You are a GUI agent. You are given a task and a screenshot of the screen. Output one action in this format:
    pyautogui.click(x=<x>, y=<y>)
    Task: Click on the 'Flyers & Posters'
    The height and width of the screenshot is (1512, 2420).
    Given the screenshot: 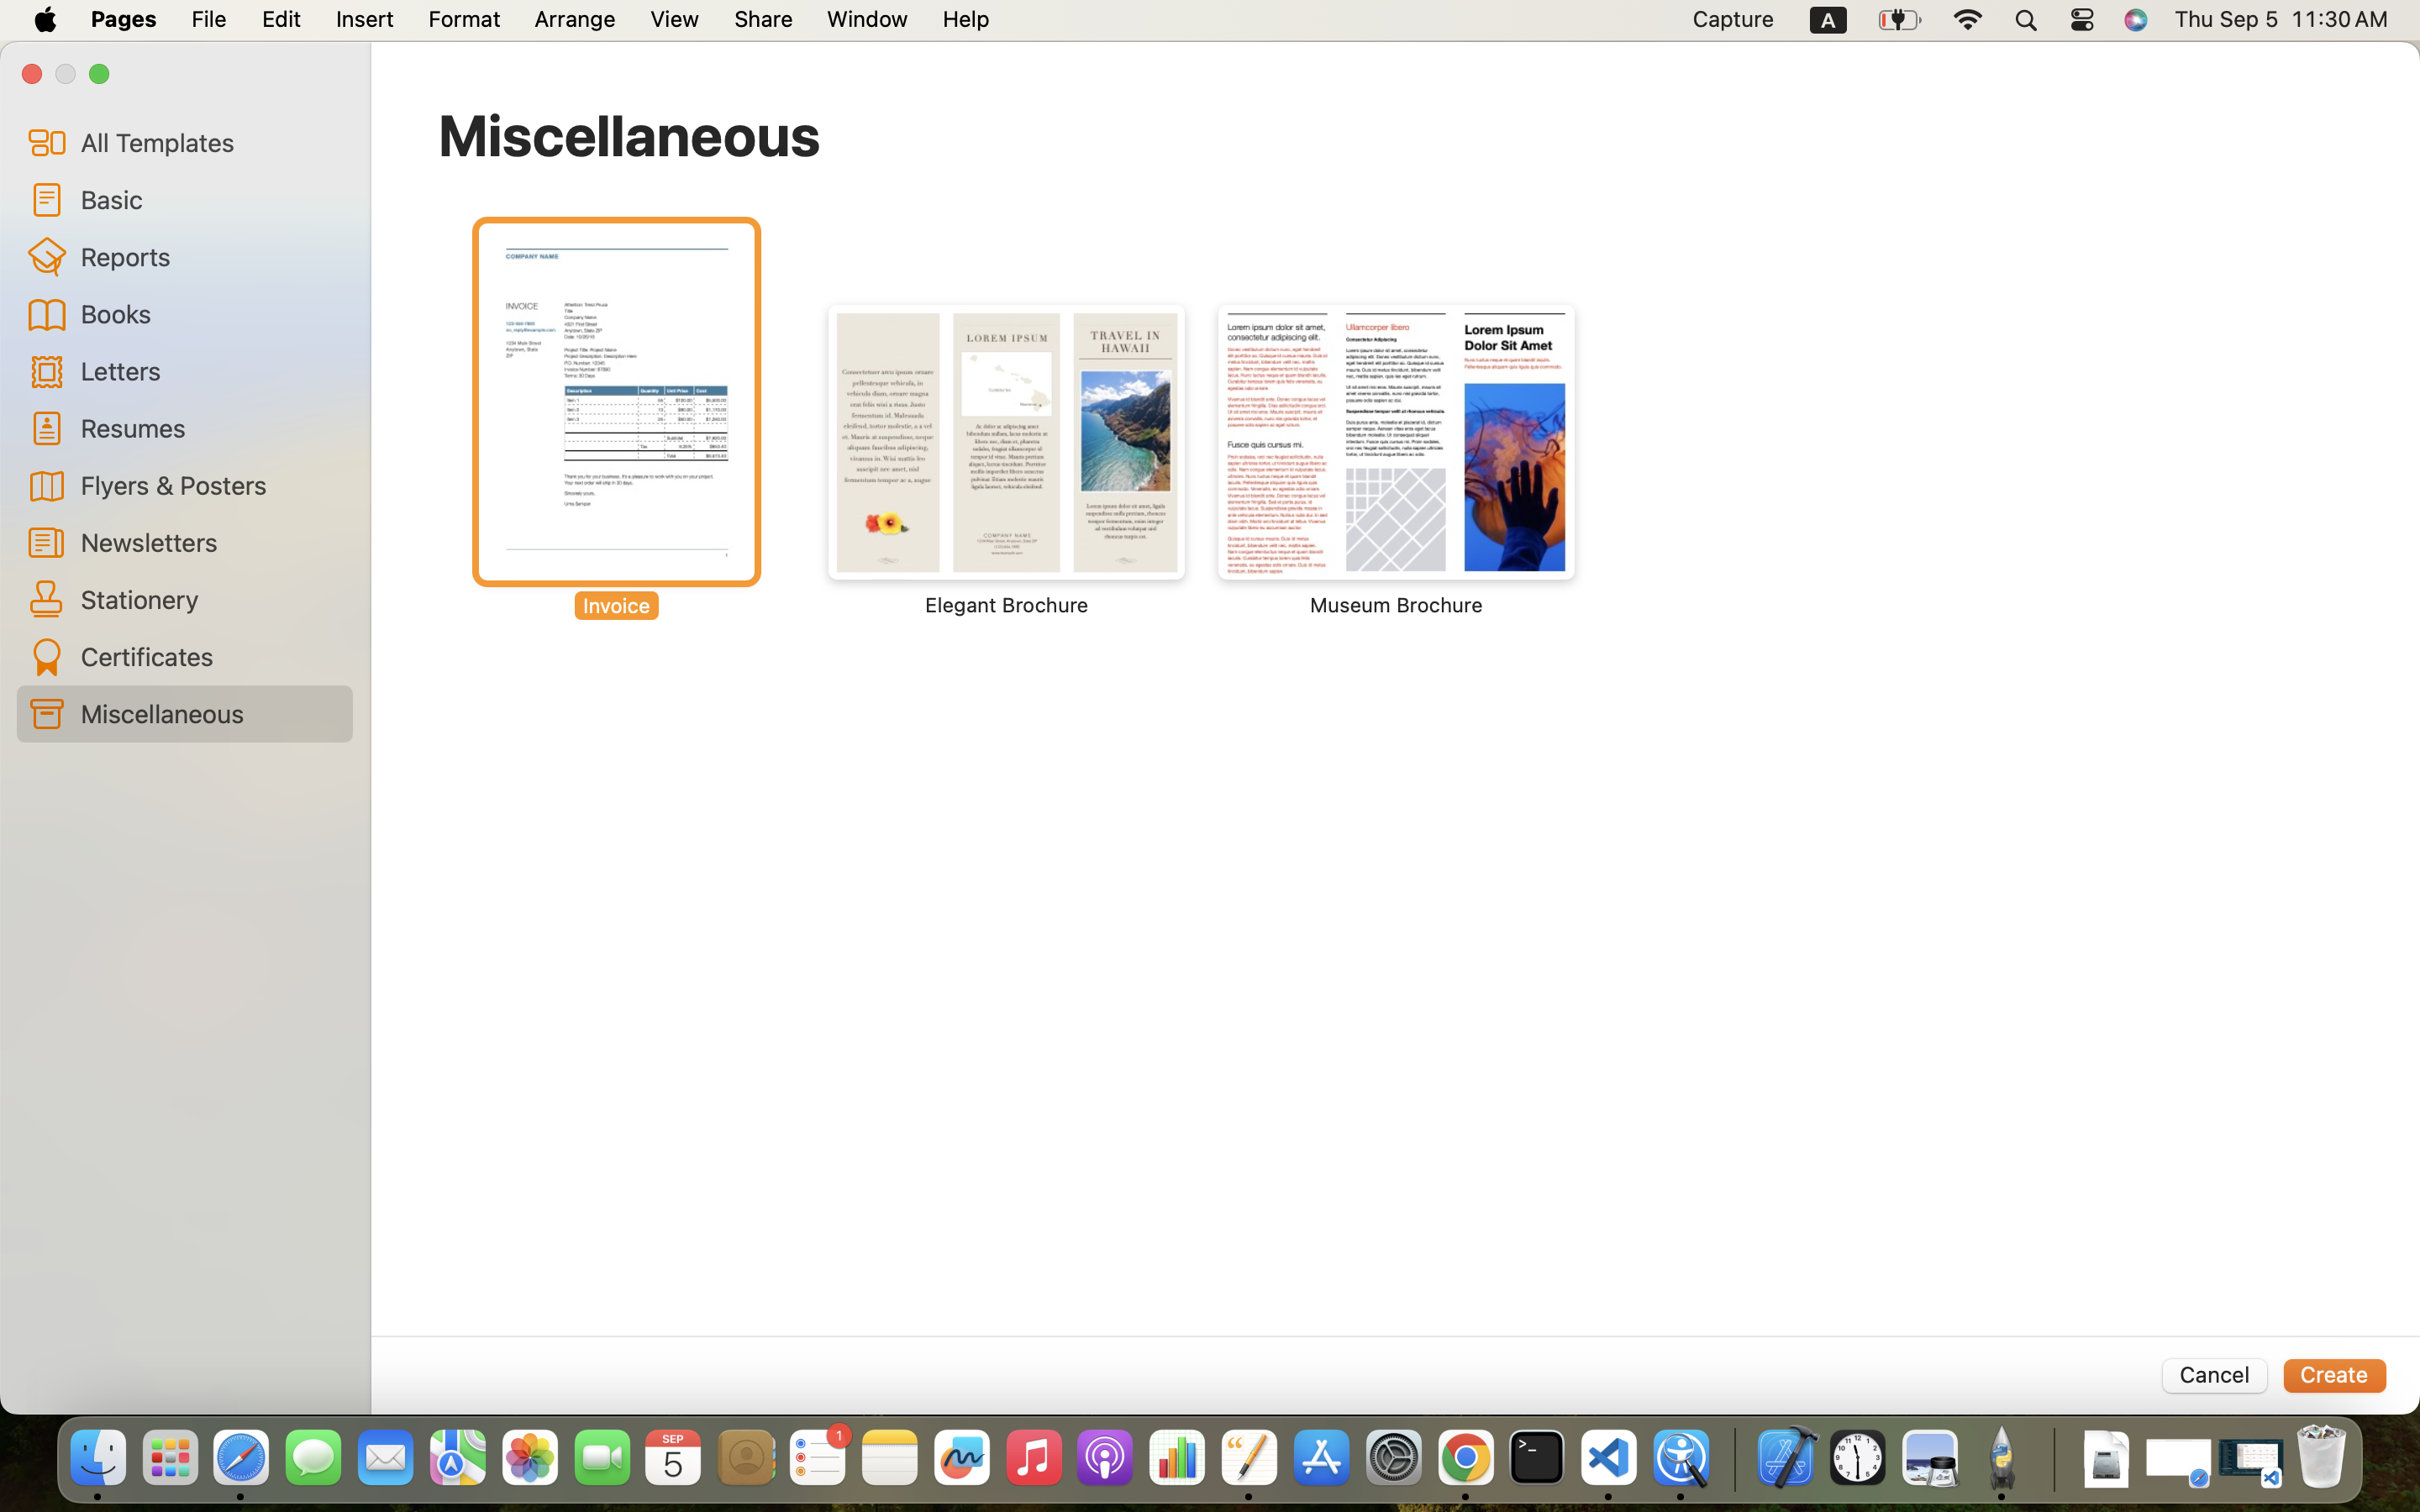 What is the action you would take?
    pyautogui.click(x=208, y=483)
    